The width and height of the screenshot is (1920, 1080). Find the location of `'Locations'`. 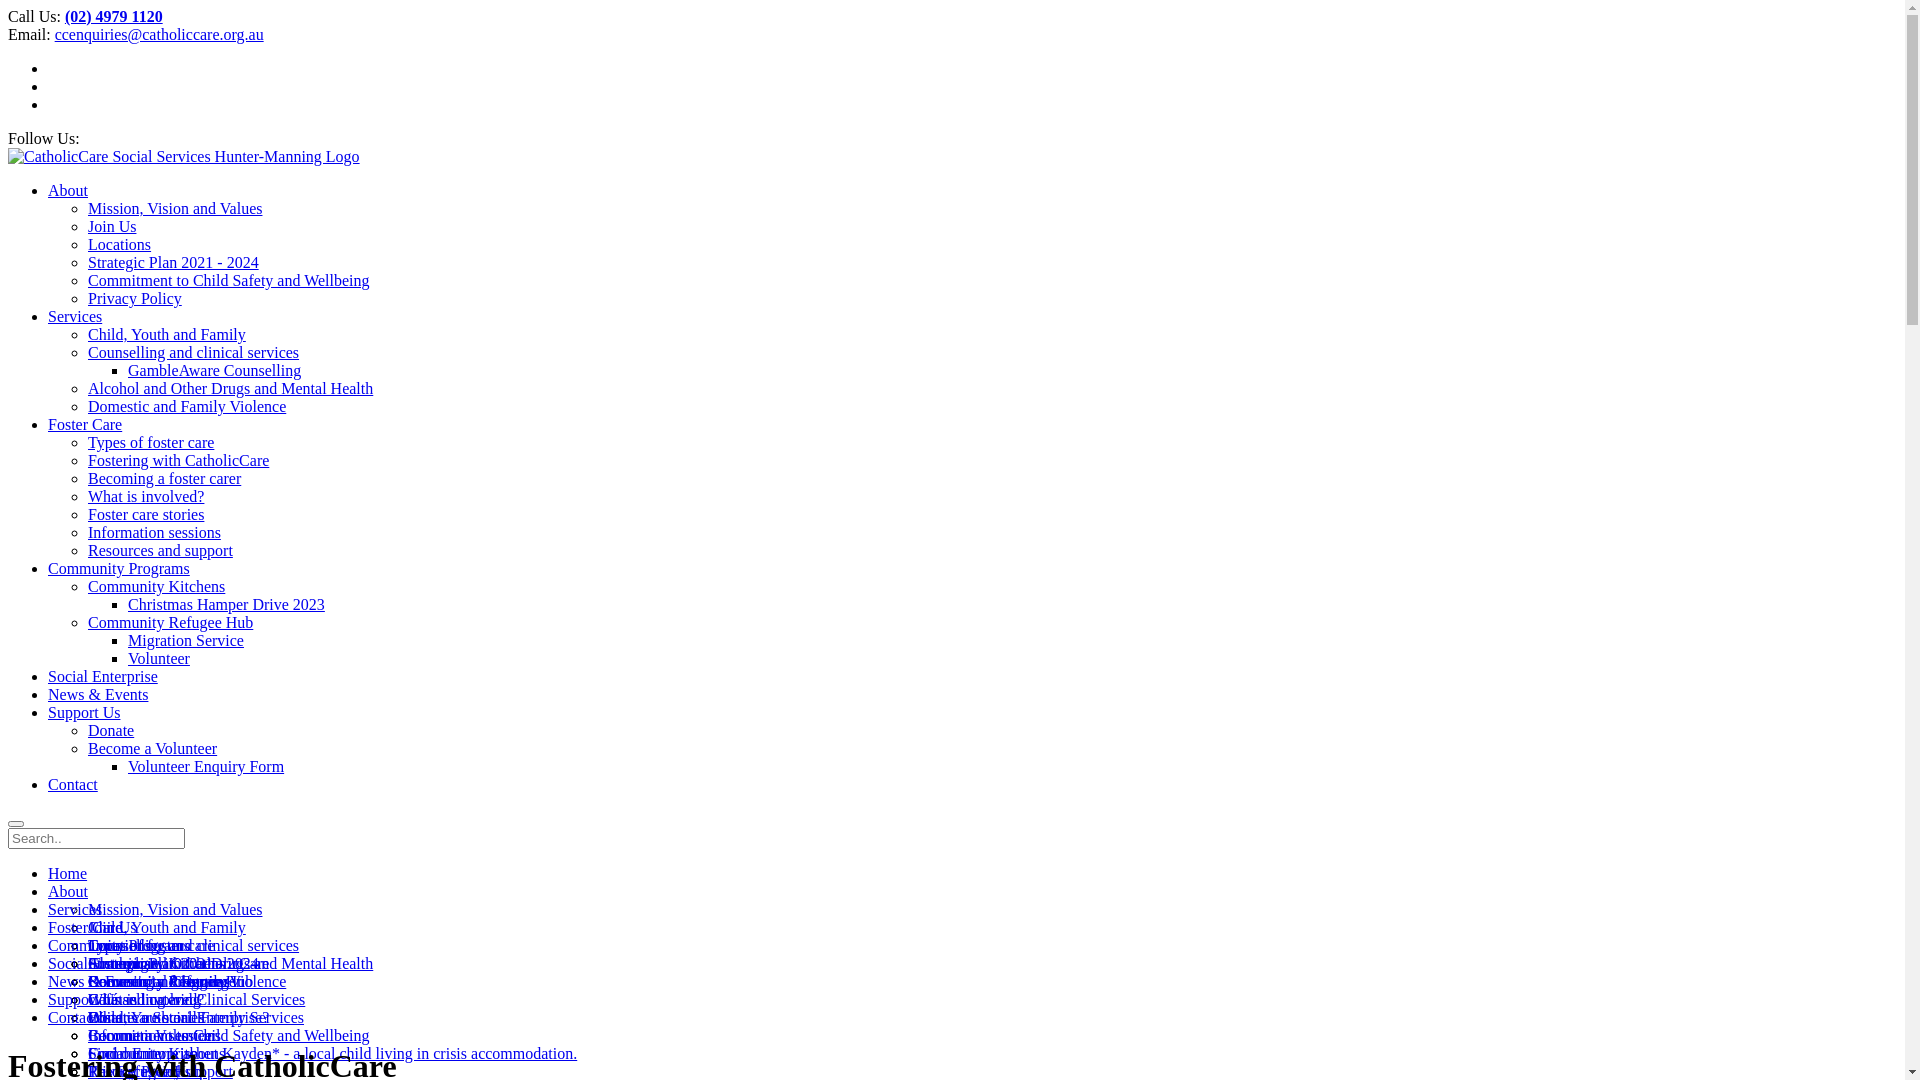

'Locations' is located at coordinates (118, 243).